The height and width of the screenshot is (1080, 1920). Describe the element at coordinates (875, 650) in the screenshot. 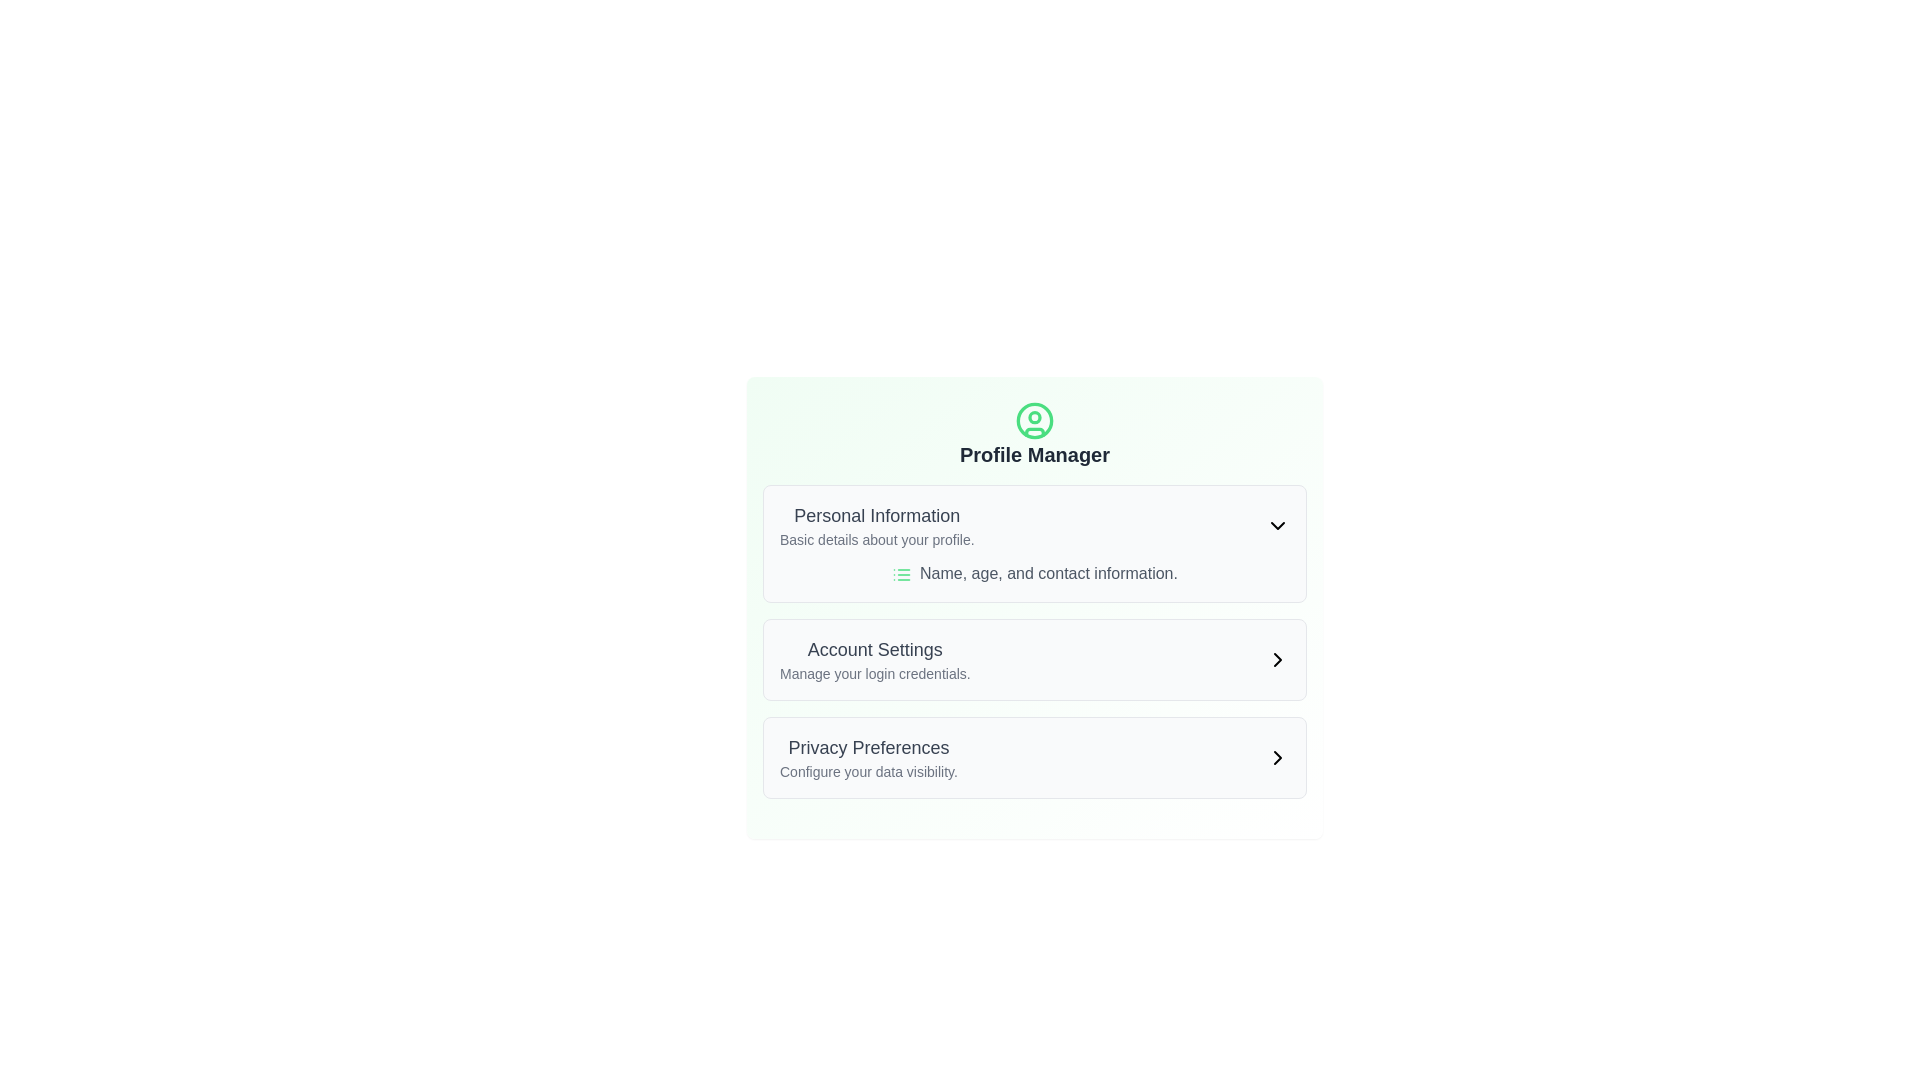

I see `the text label displaying 'Account Settings', which is styled in gray and larger font, positioned above the subtitle 'Manage your login credentials'` at that location.